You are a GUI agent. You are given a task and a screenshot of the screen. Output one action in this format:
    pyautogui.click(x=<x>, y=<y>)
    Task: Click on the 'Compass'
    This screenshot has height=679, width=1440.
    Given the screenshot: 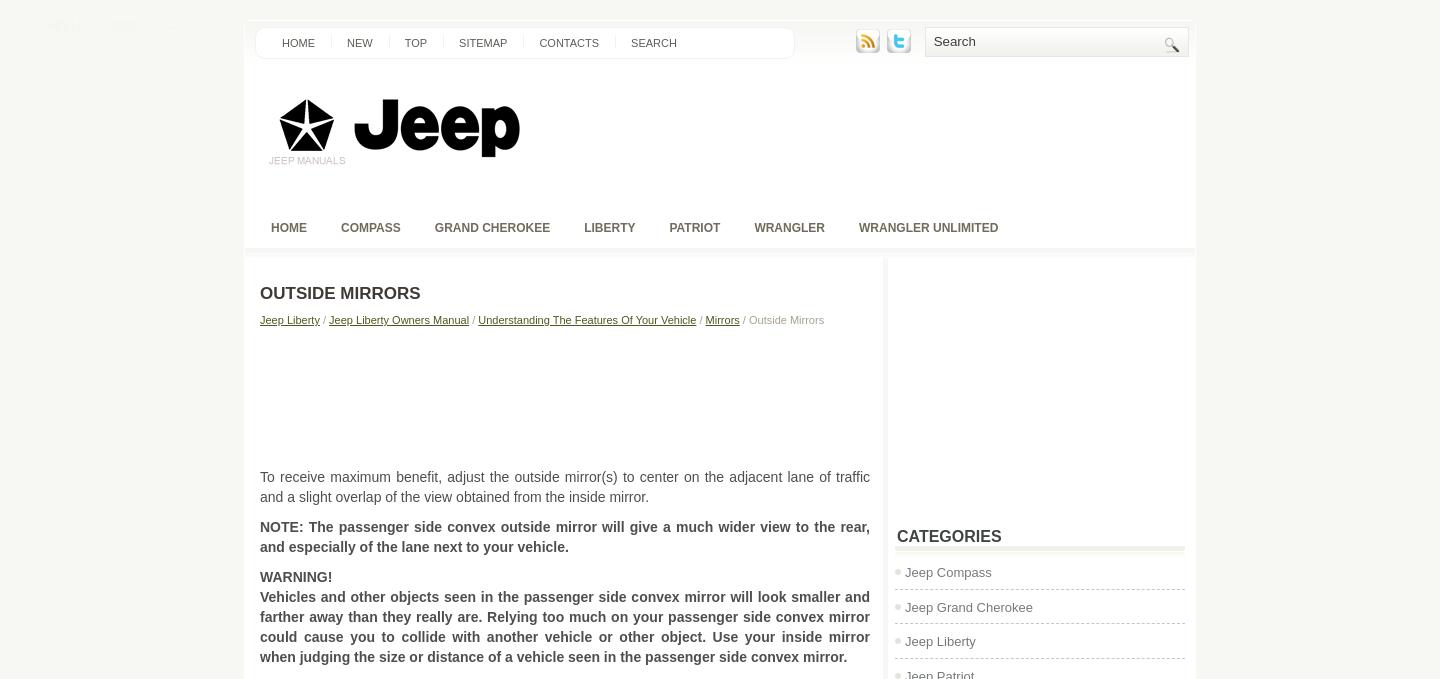 What is the action you would take?
    pyautogui.click(x=369, y=227)
    